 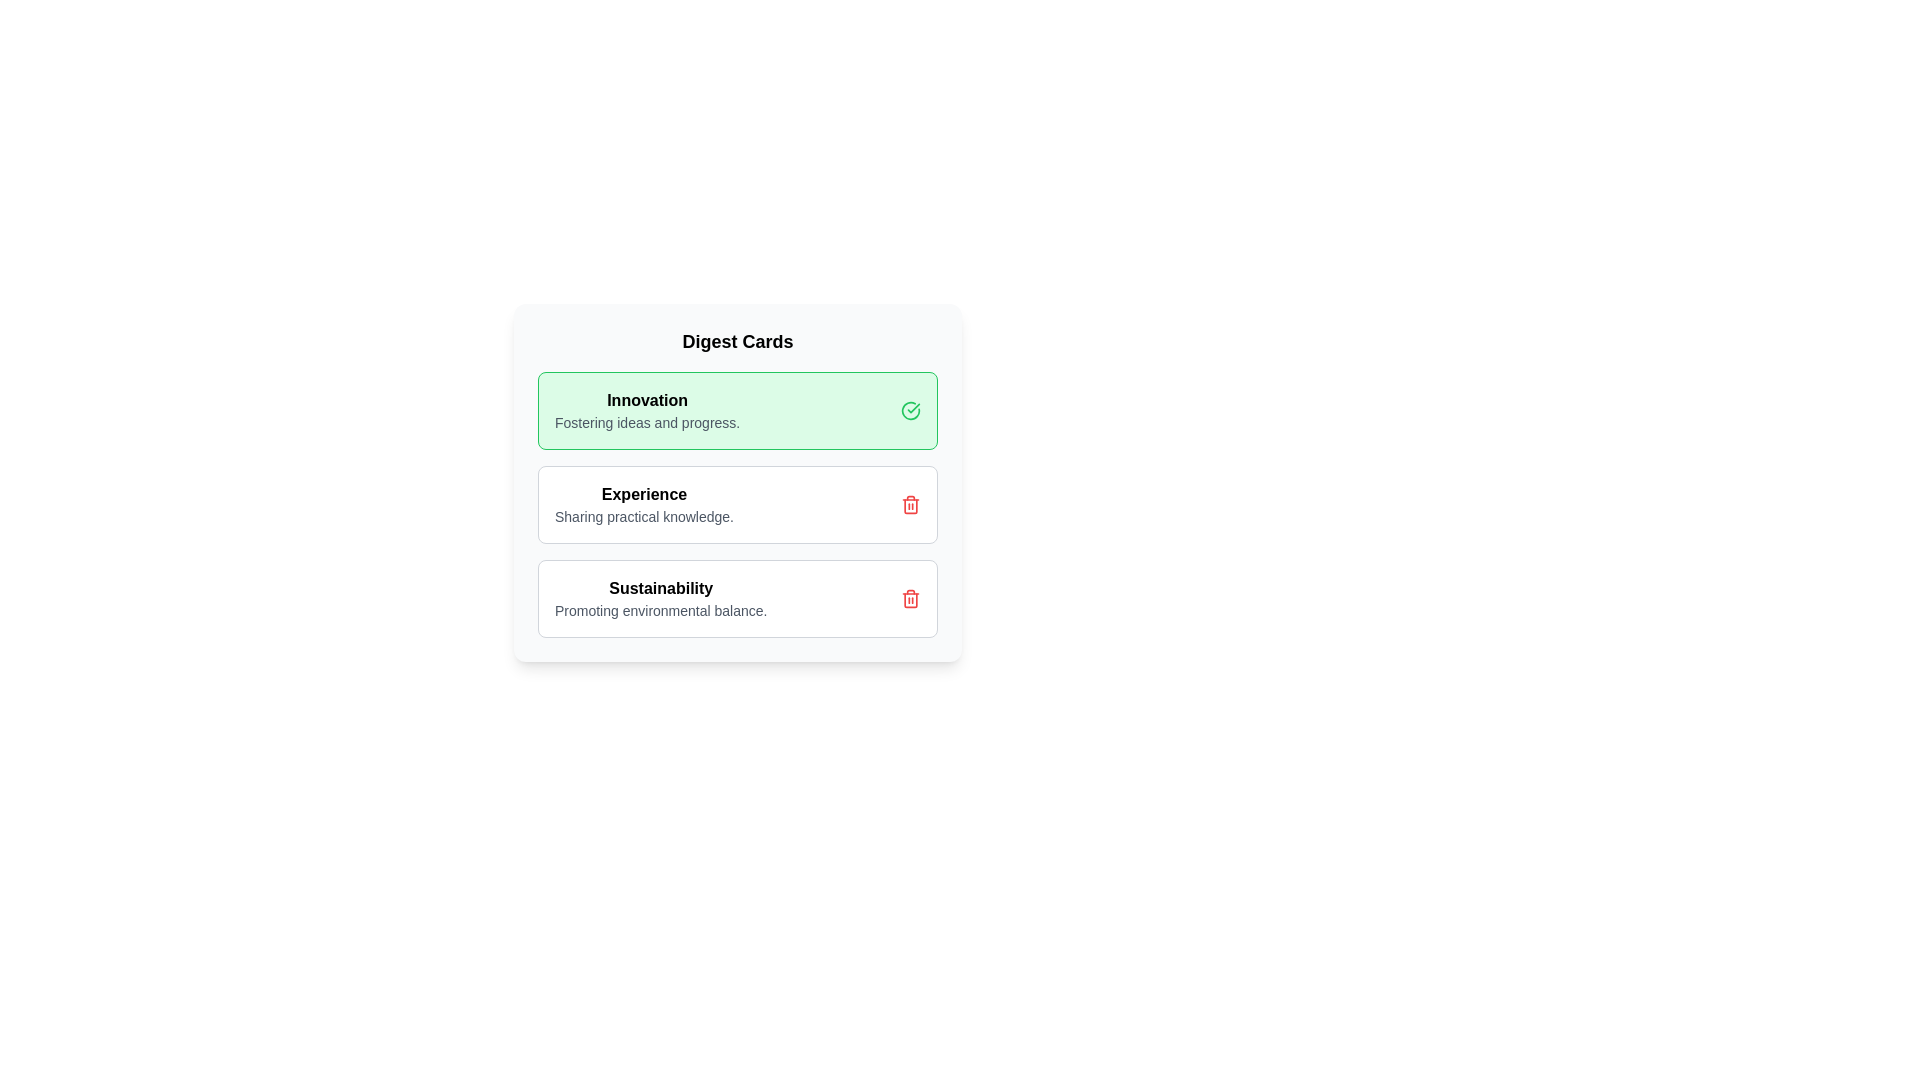 I want to click on the card titled 'Experience' to toggle its highlight state, so click(x=737, y=504).